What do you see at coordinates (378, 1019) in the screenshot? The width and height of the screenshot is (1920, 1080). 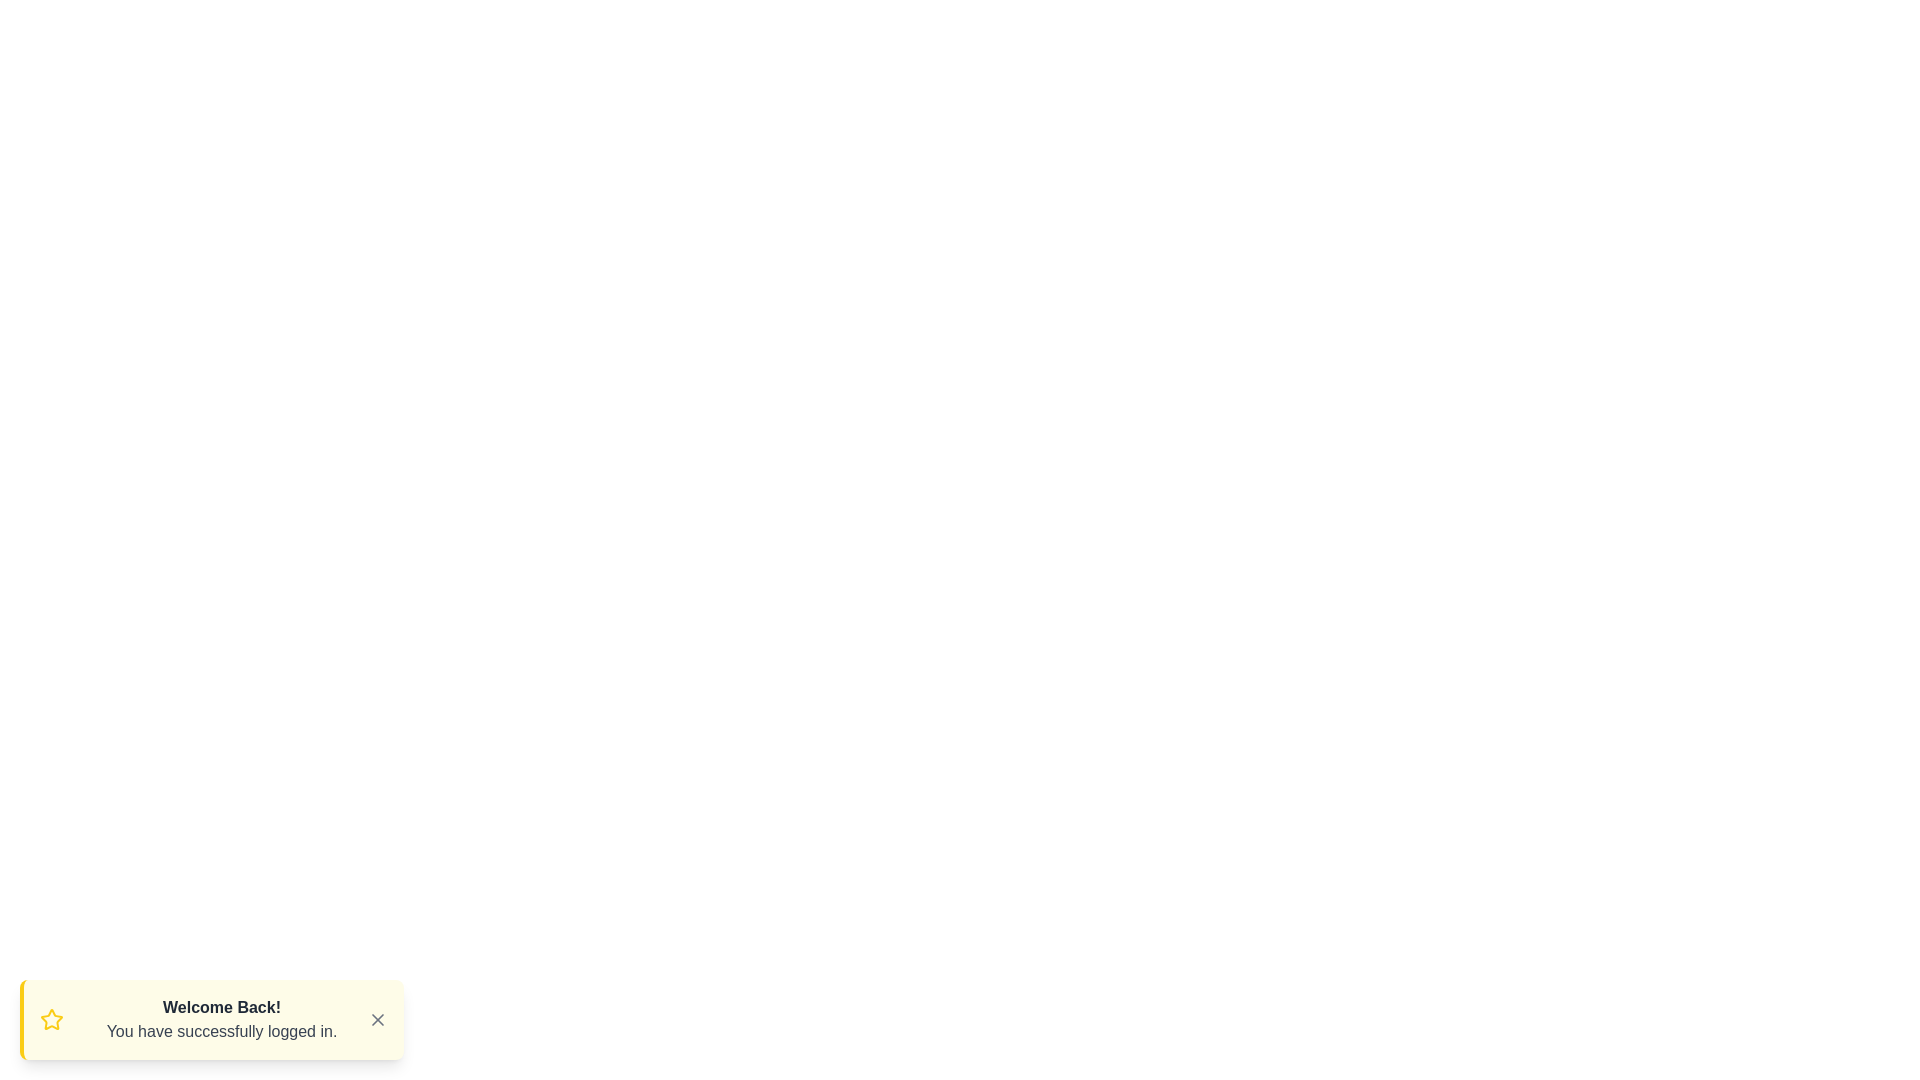 I see `the close button of the notification to dismiss it` at bounding box center [378, 1019].